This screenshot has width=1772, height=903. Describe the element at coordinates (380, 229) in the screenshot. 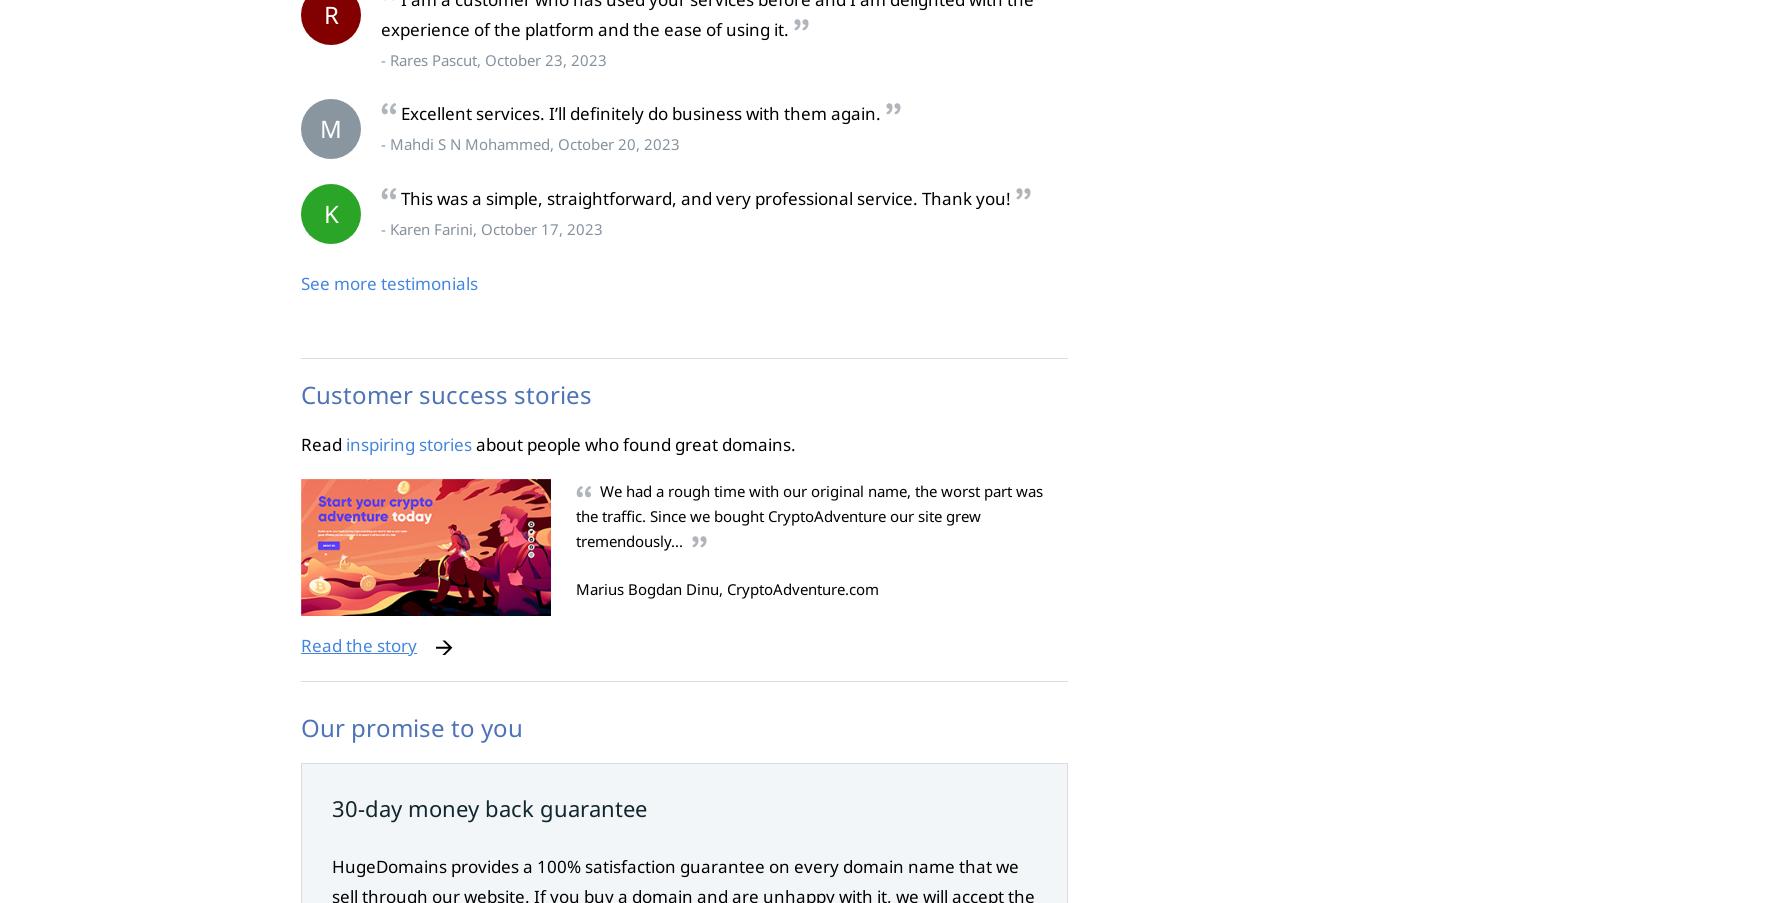

I see `'- Karen Farini, October 17, 2023'` at that location.